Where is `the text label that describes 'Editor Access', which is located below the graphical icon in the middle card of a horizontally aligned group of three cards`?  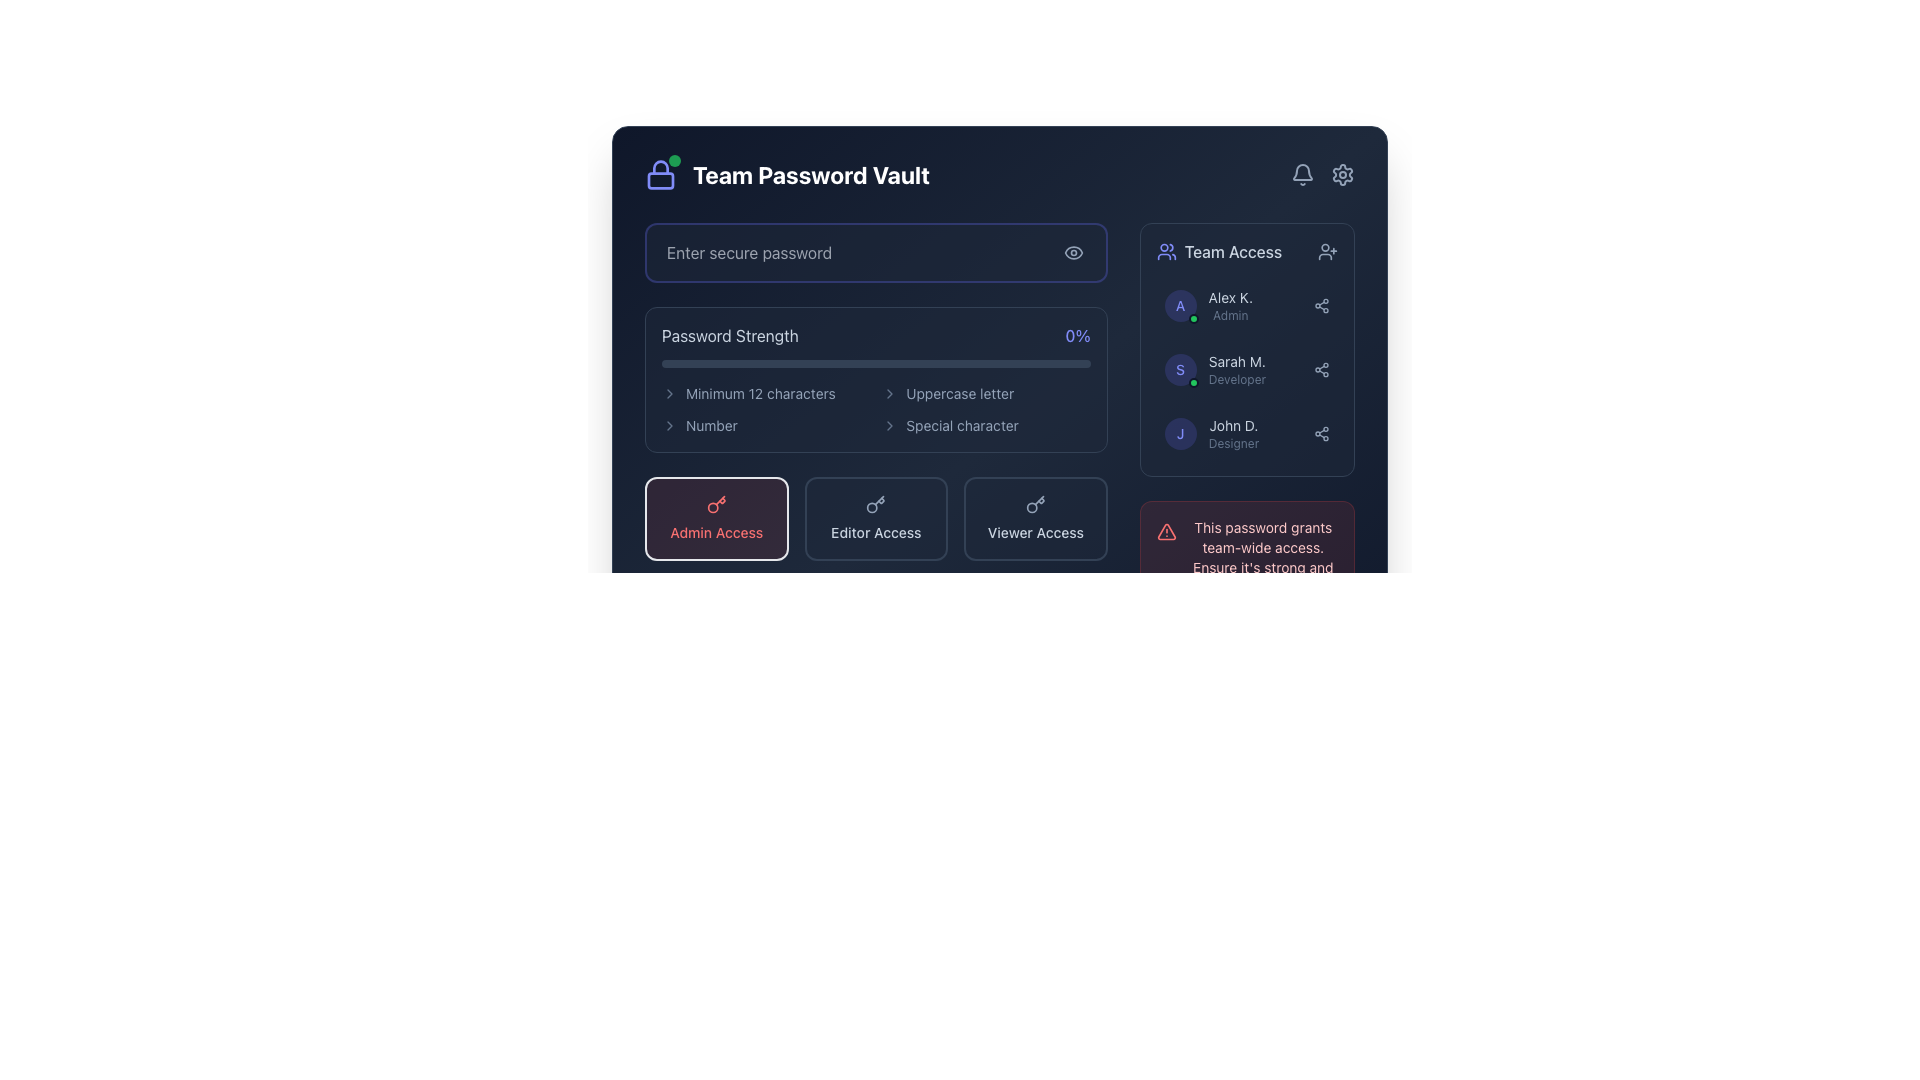 the text label that describes 'Editor Access', which is located below the graphical icon in the middle card of a horizontally aligned group of three cards is located at coordinates (876, 531).